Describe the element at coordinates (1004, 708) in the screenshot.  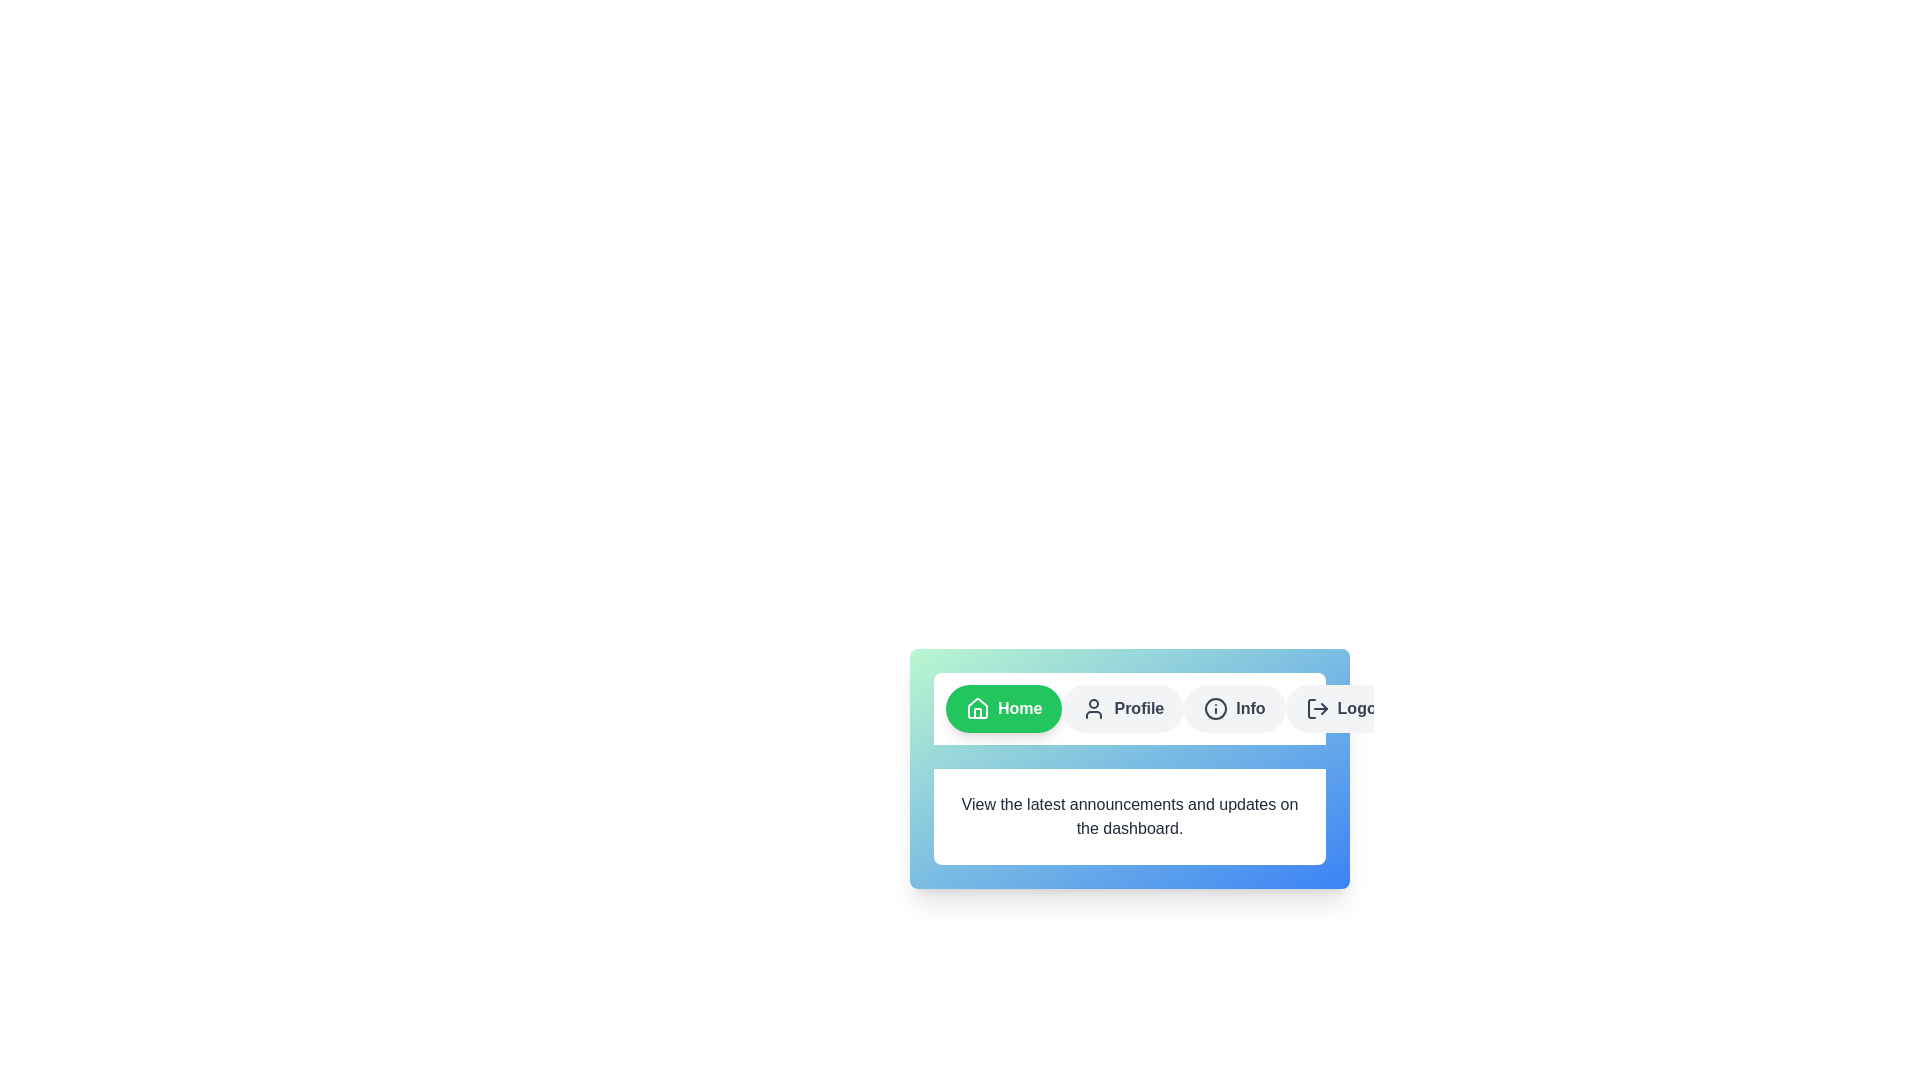
I see `the green 'Home' button with a house icon on the left, located at the far-left of the navigation bar` at that location.